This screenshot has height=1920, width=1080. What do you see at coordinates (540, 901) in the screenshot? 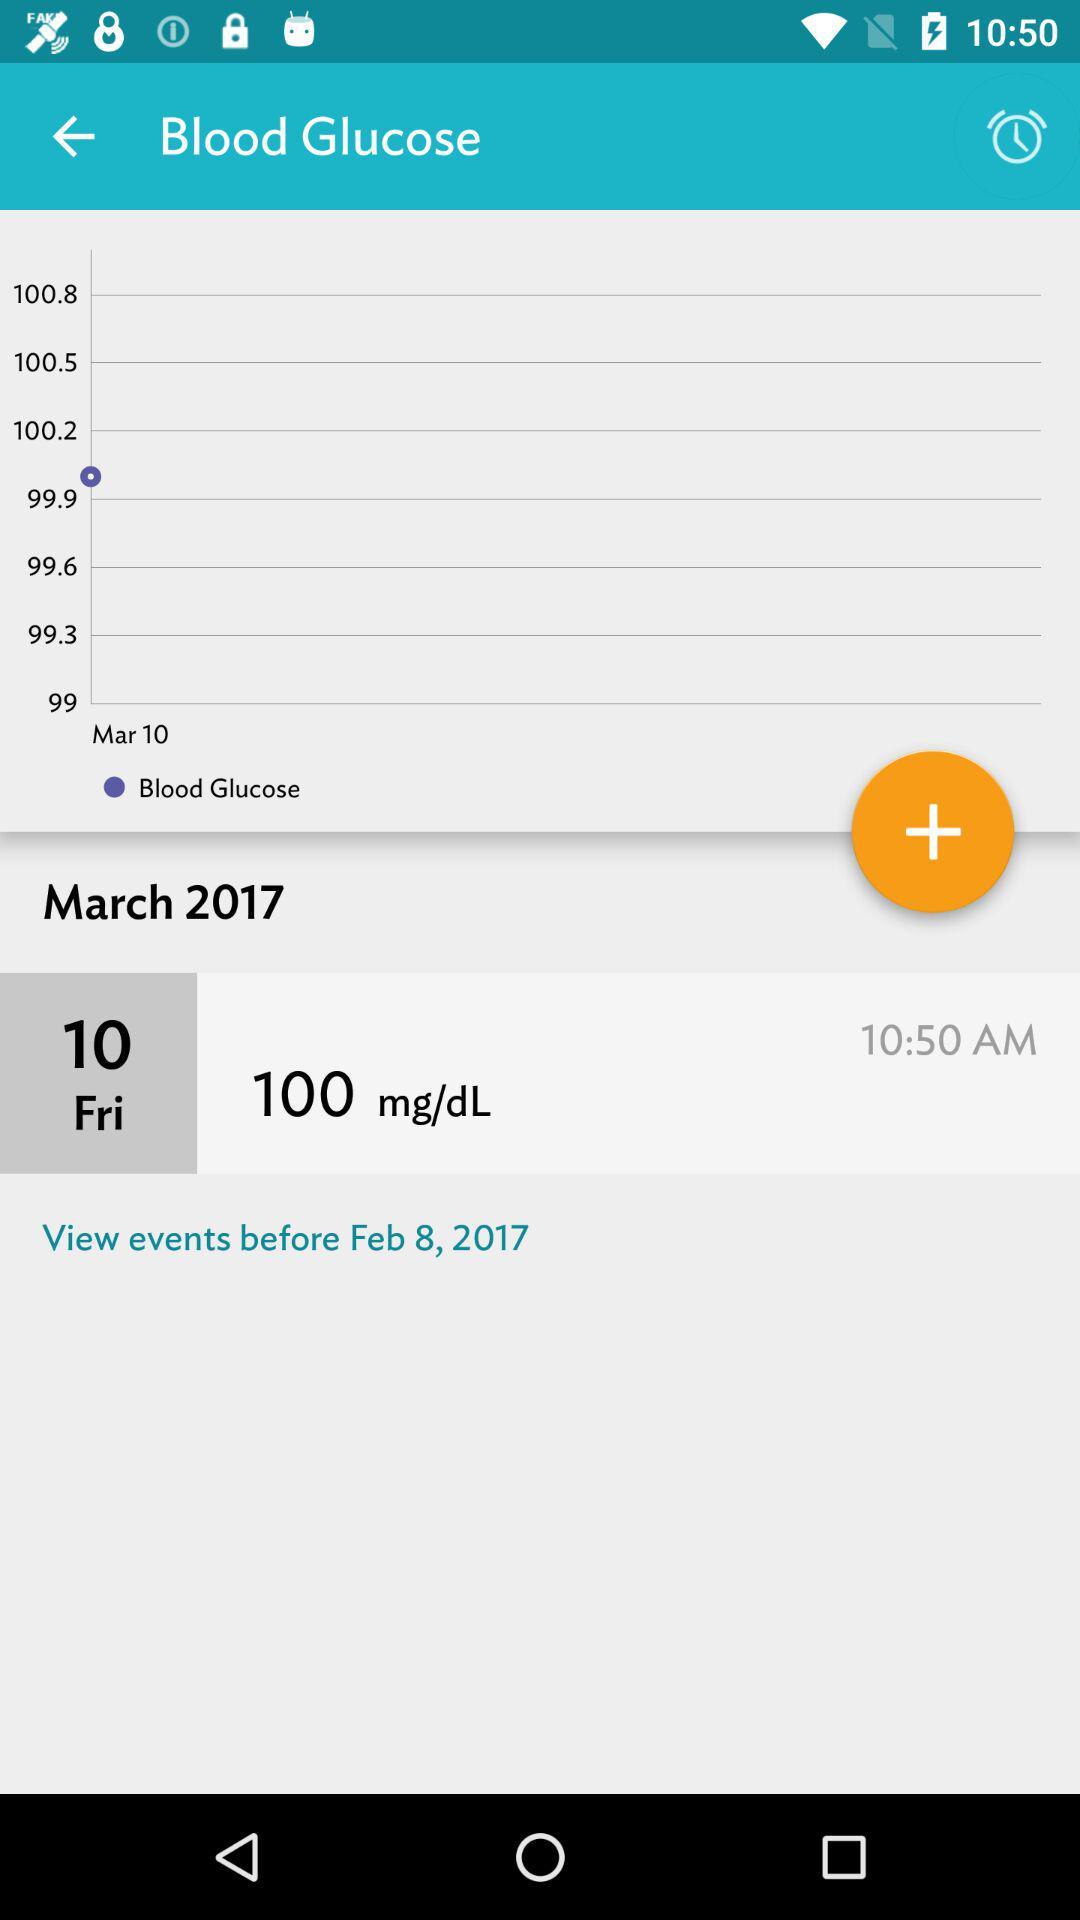
I see `march 2017` at bounding box center [540, 901].